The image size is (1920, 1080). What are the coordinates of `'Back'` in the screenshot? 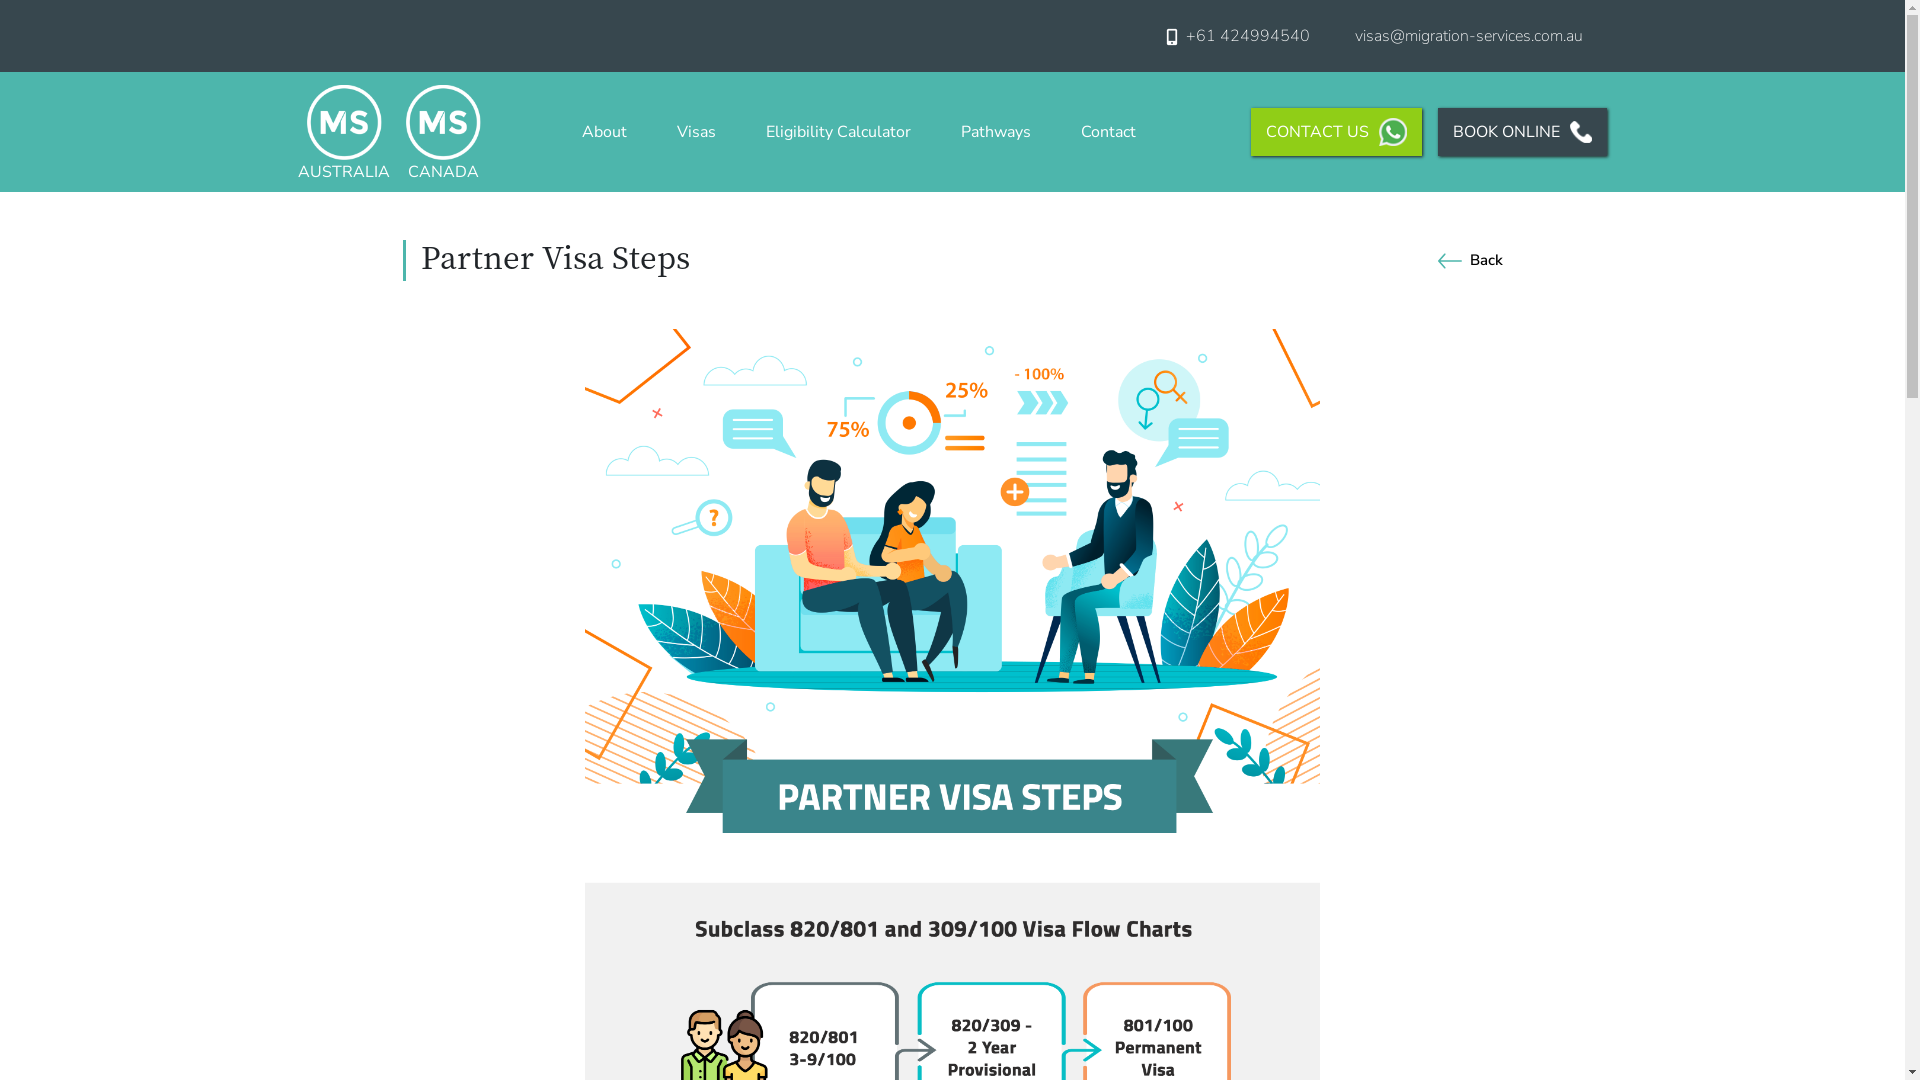 It's located at (1466, 258).